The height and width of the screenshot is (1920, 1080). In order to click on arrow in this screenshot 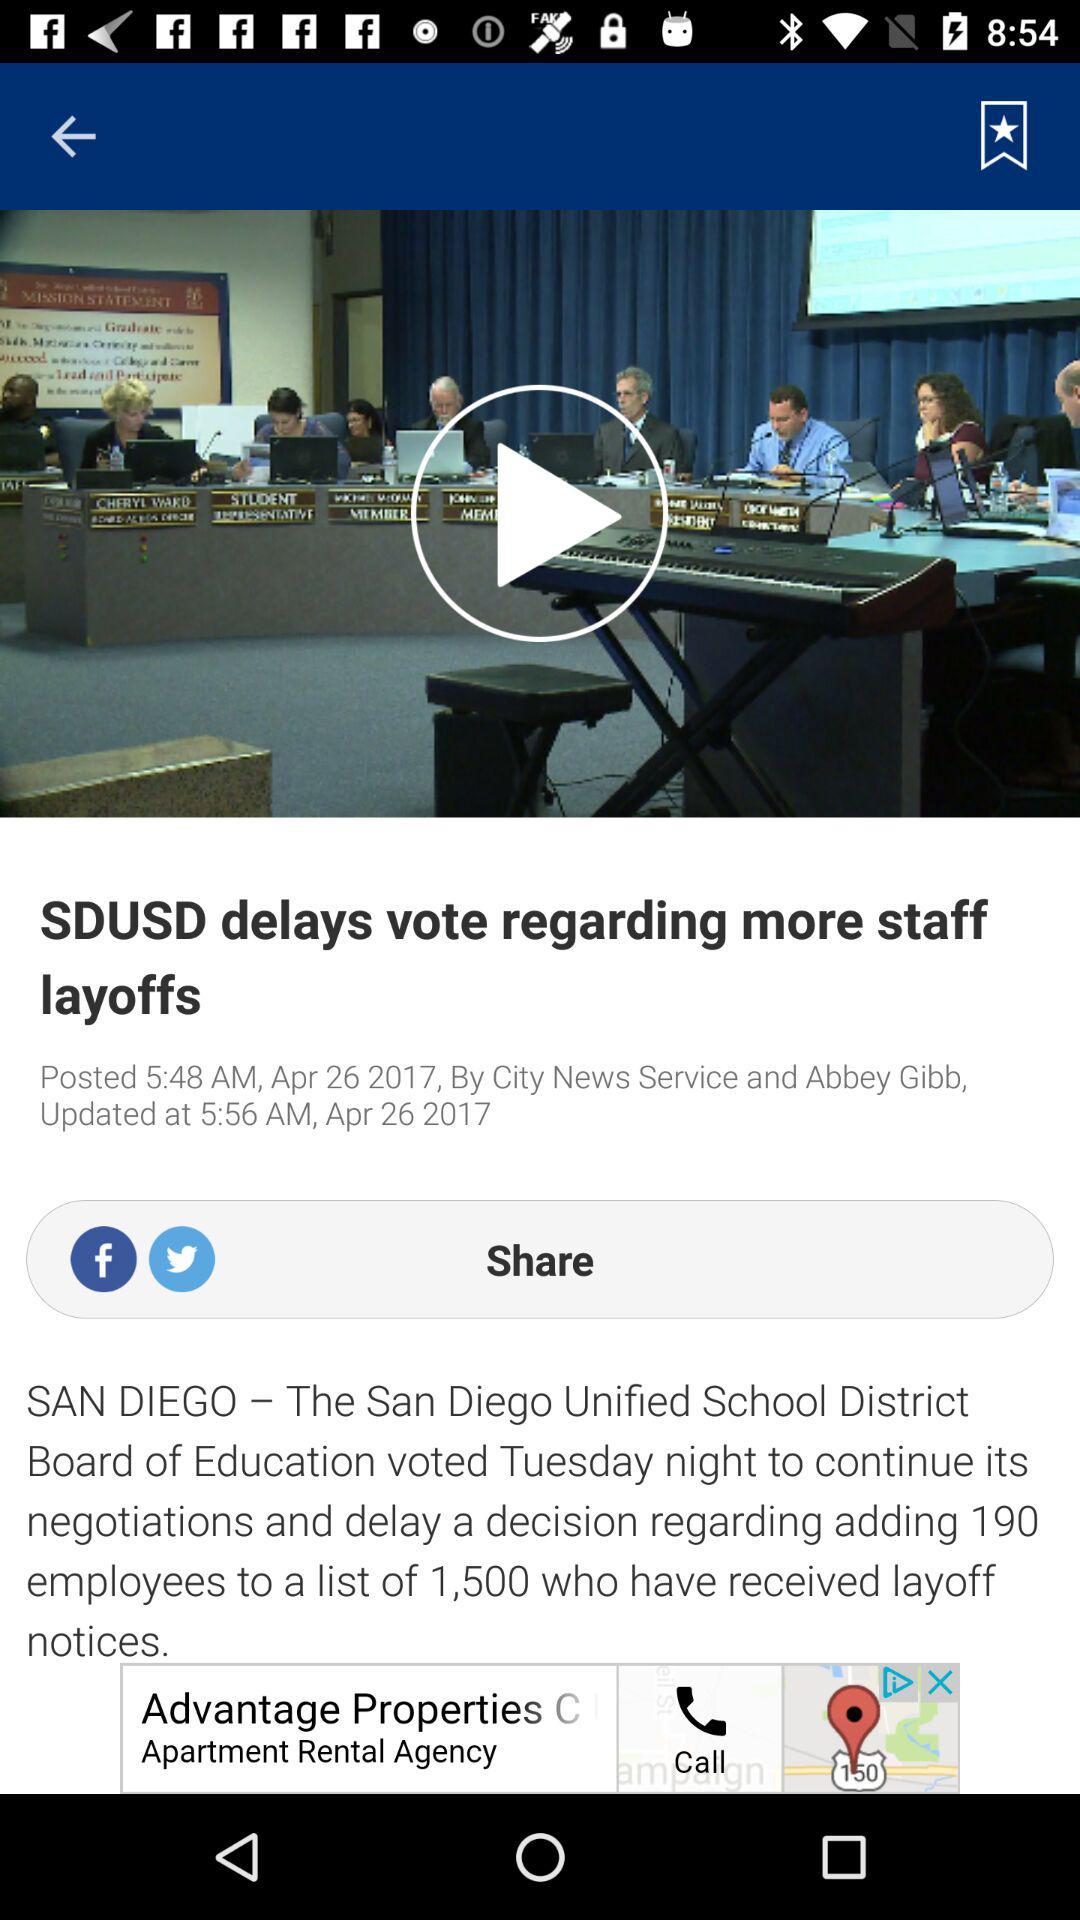, I will do `click(72, 135)`.